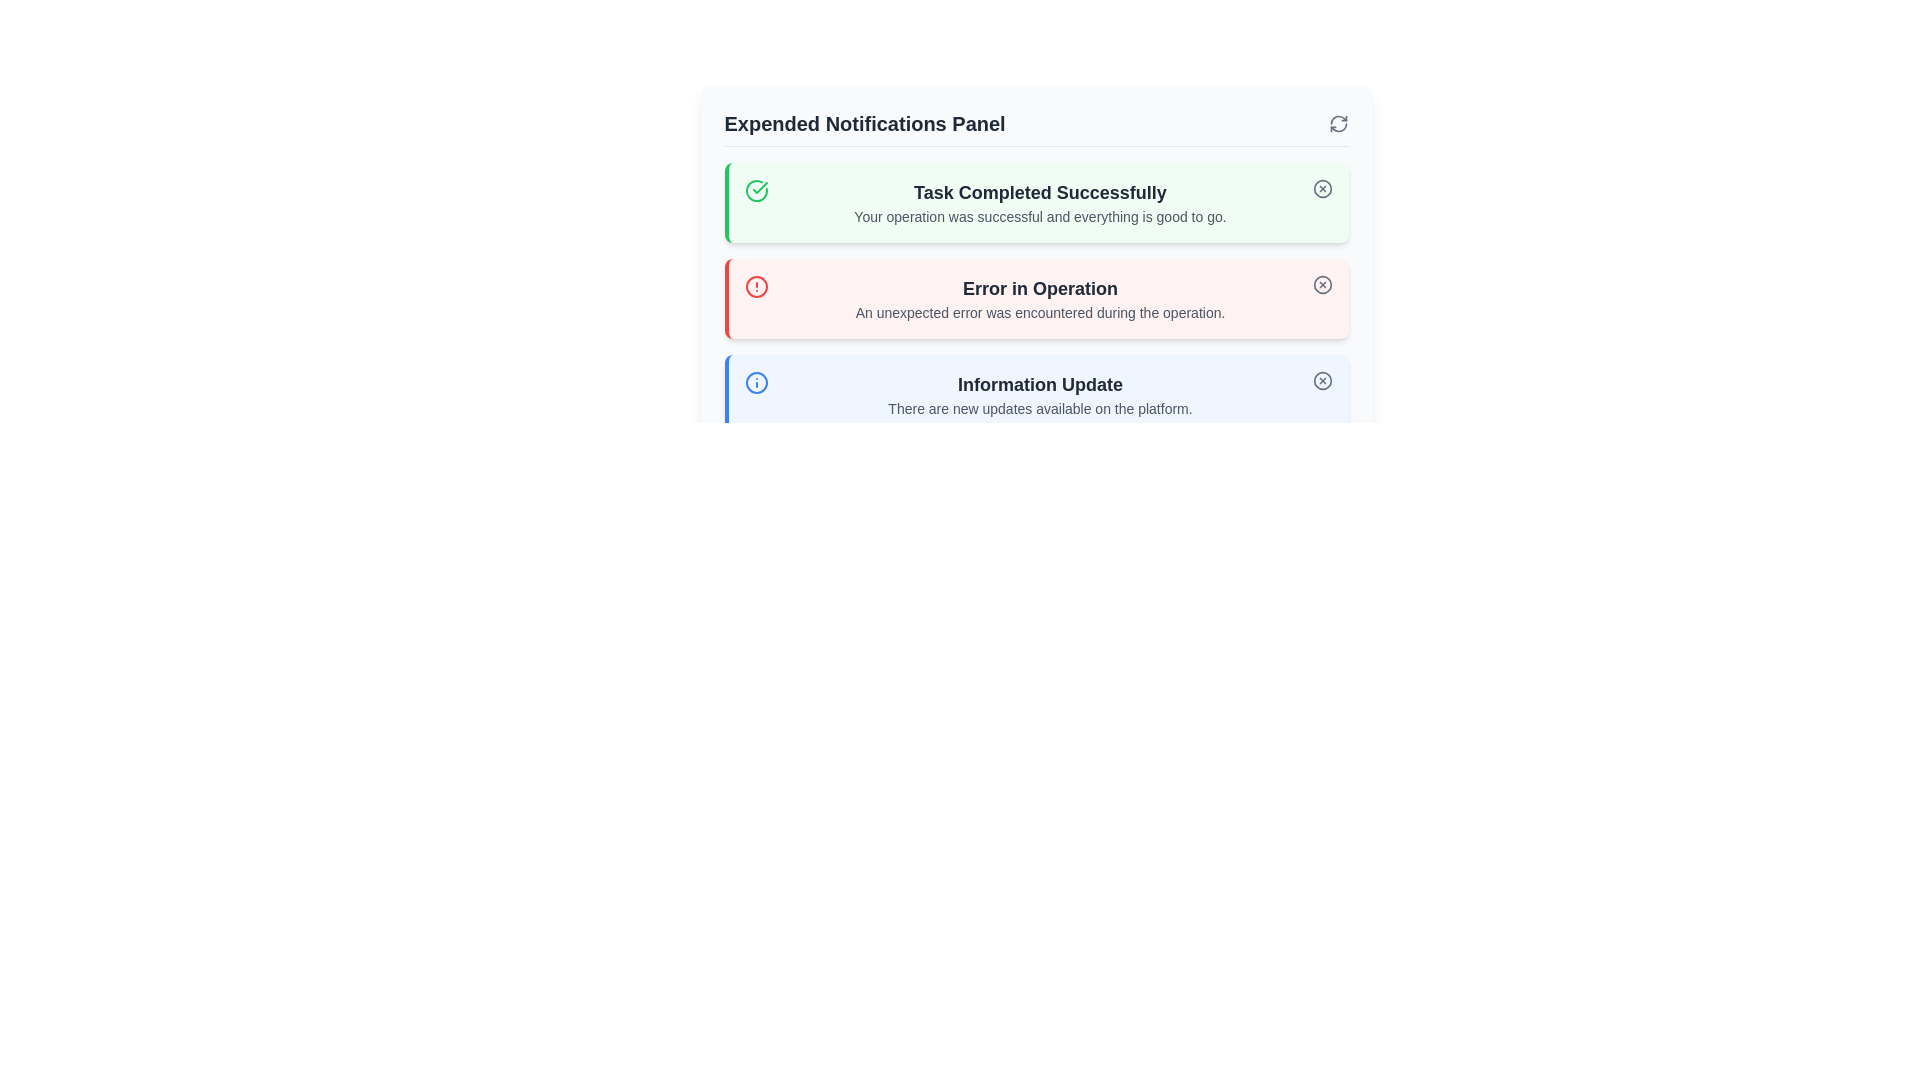  What do you see at coordinates (1040, 299) in the screenshot?
I see `the textual content within the second notification card that summarizes an error notification, which states 'Error in Operation' and provides additional context` at bounding box center [1040, 299].